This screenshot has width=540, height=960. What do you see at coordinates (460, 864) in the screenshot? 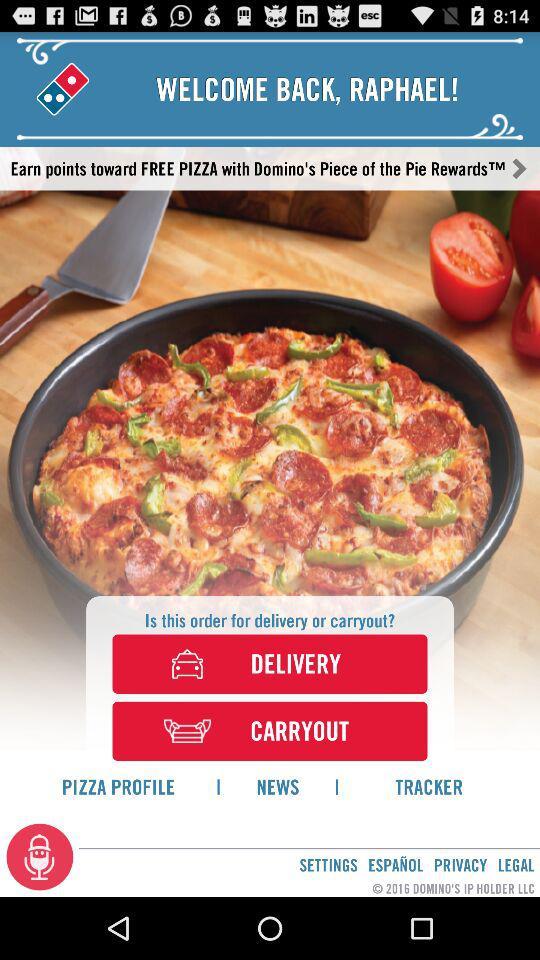
I see `the privacy app` at bounding box center [460, 864].